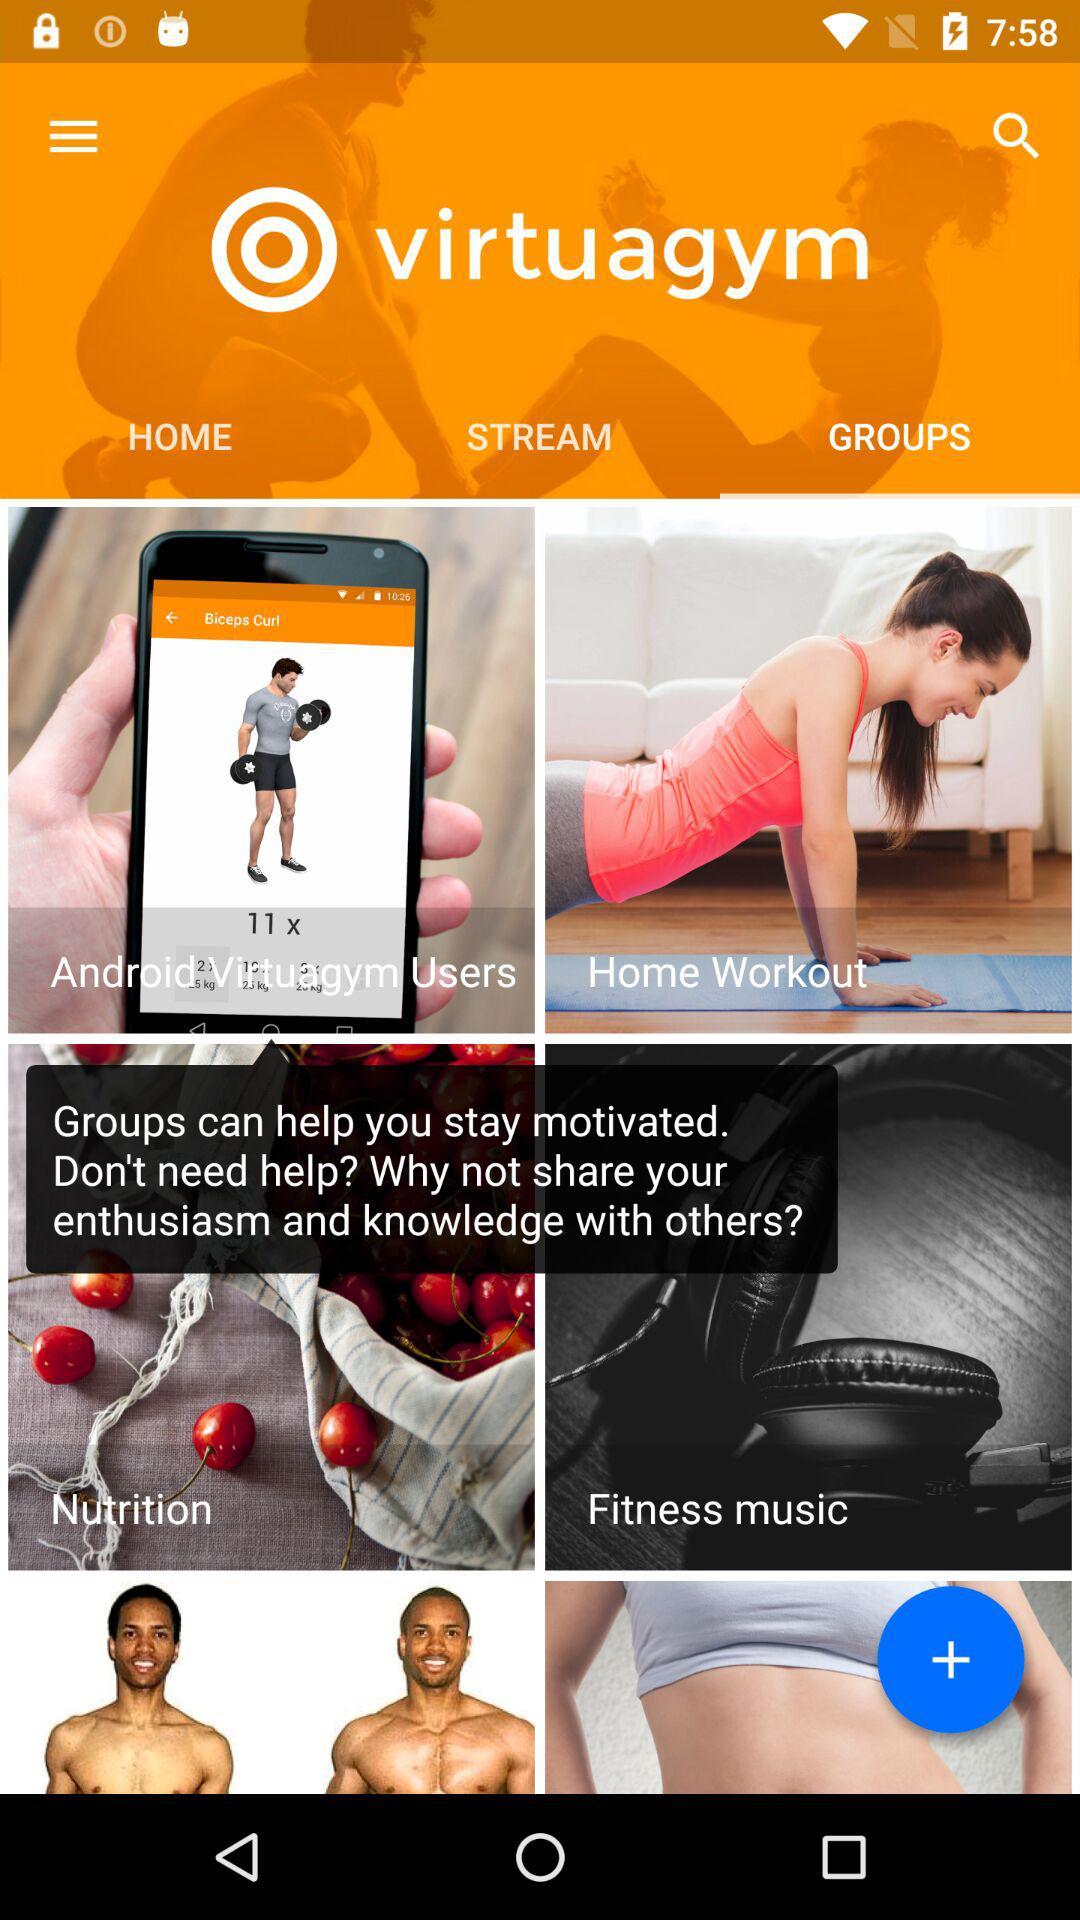 Image resolution: width=1080 pixels, height=1920 pixels. I want to click on access nutrition, so click(271, 1307).